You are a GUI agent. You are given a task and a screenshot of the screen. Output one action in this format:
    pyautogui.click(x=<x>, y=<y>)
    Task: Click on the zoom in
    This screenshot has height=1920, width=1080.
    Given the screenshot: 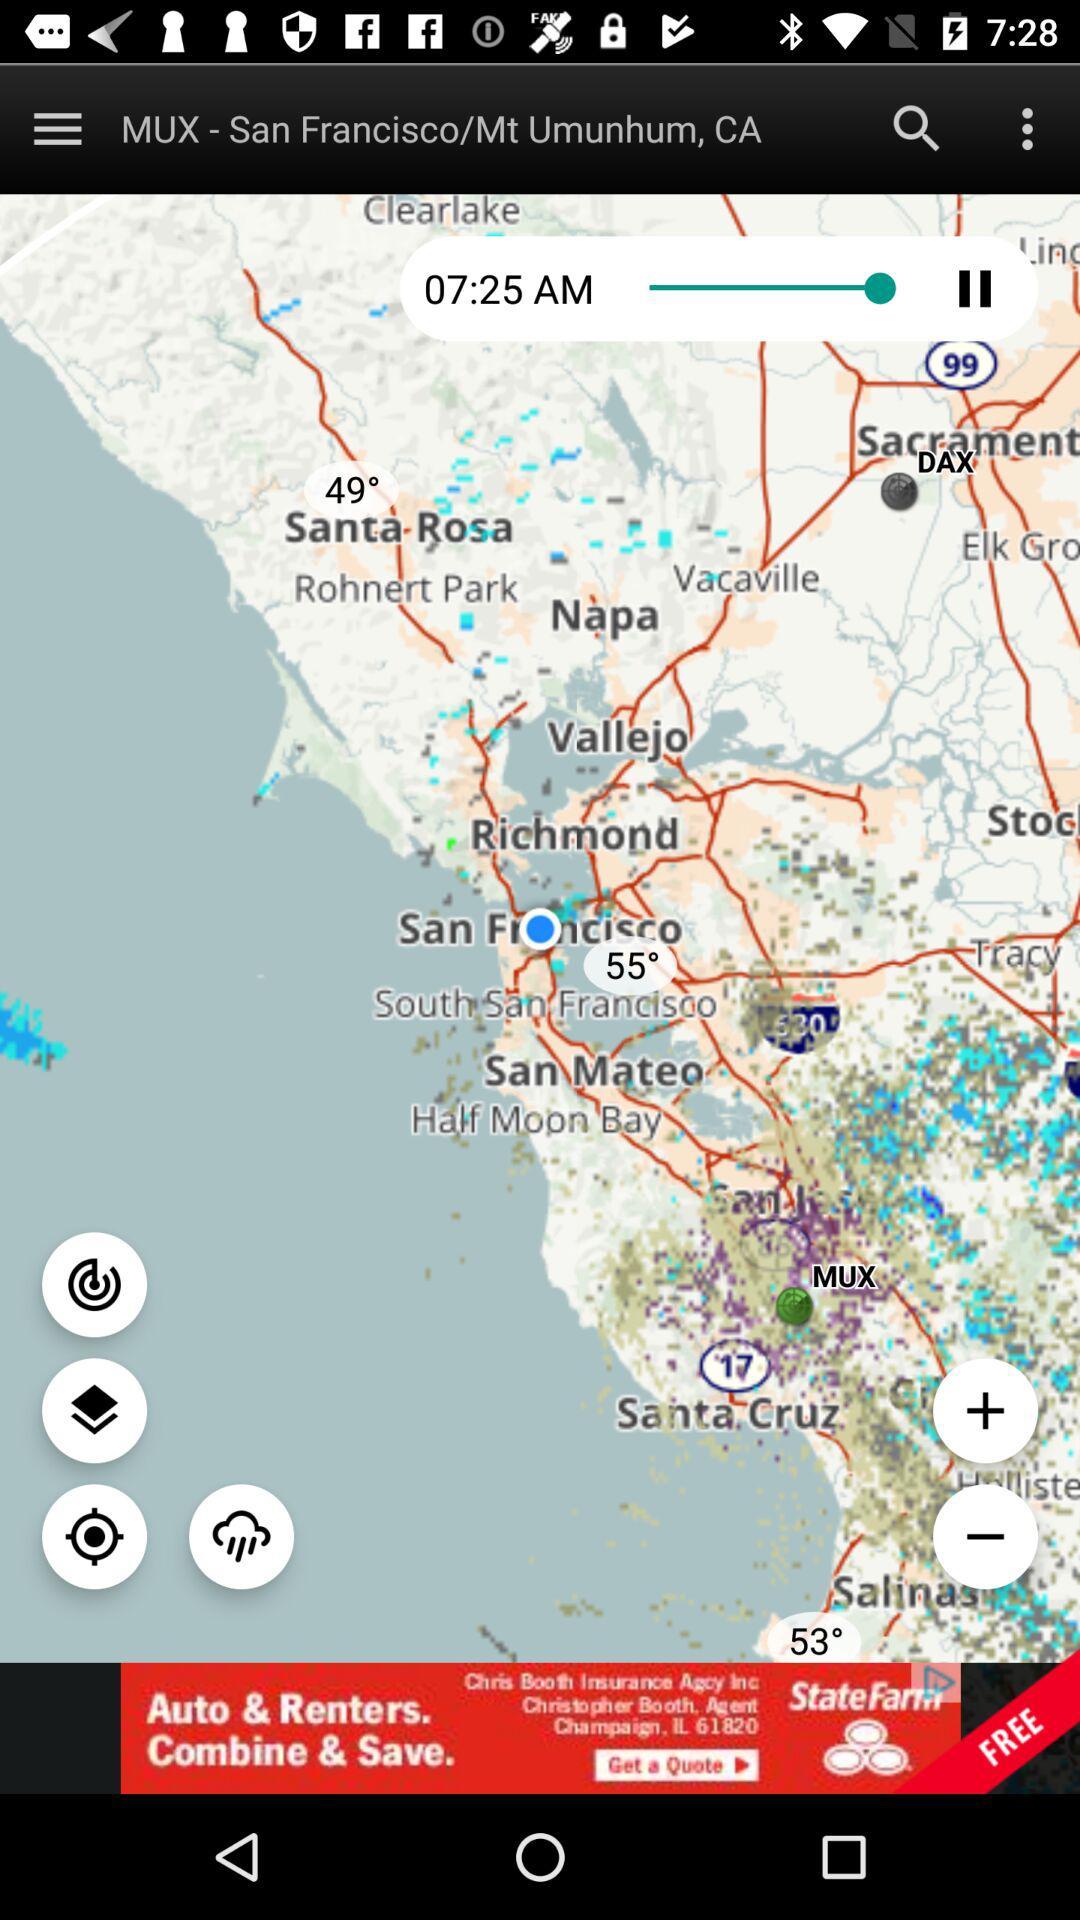 What is the action you would take?
    pyautogui.click(x=984, y=1409)
    